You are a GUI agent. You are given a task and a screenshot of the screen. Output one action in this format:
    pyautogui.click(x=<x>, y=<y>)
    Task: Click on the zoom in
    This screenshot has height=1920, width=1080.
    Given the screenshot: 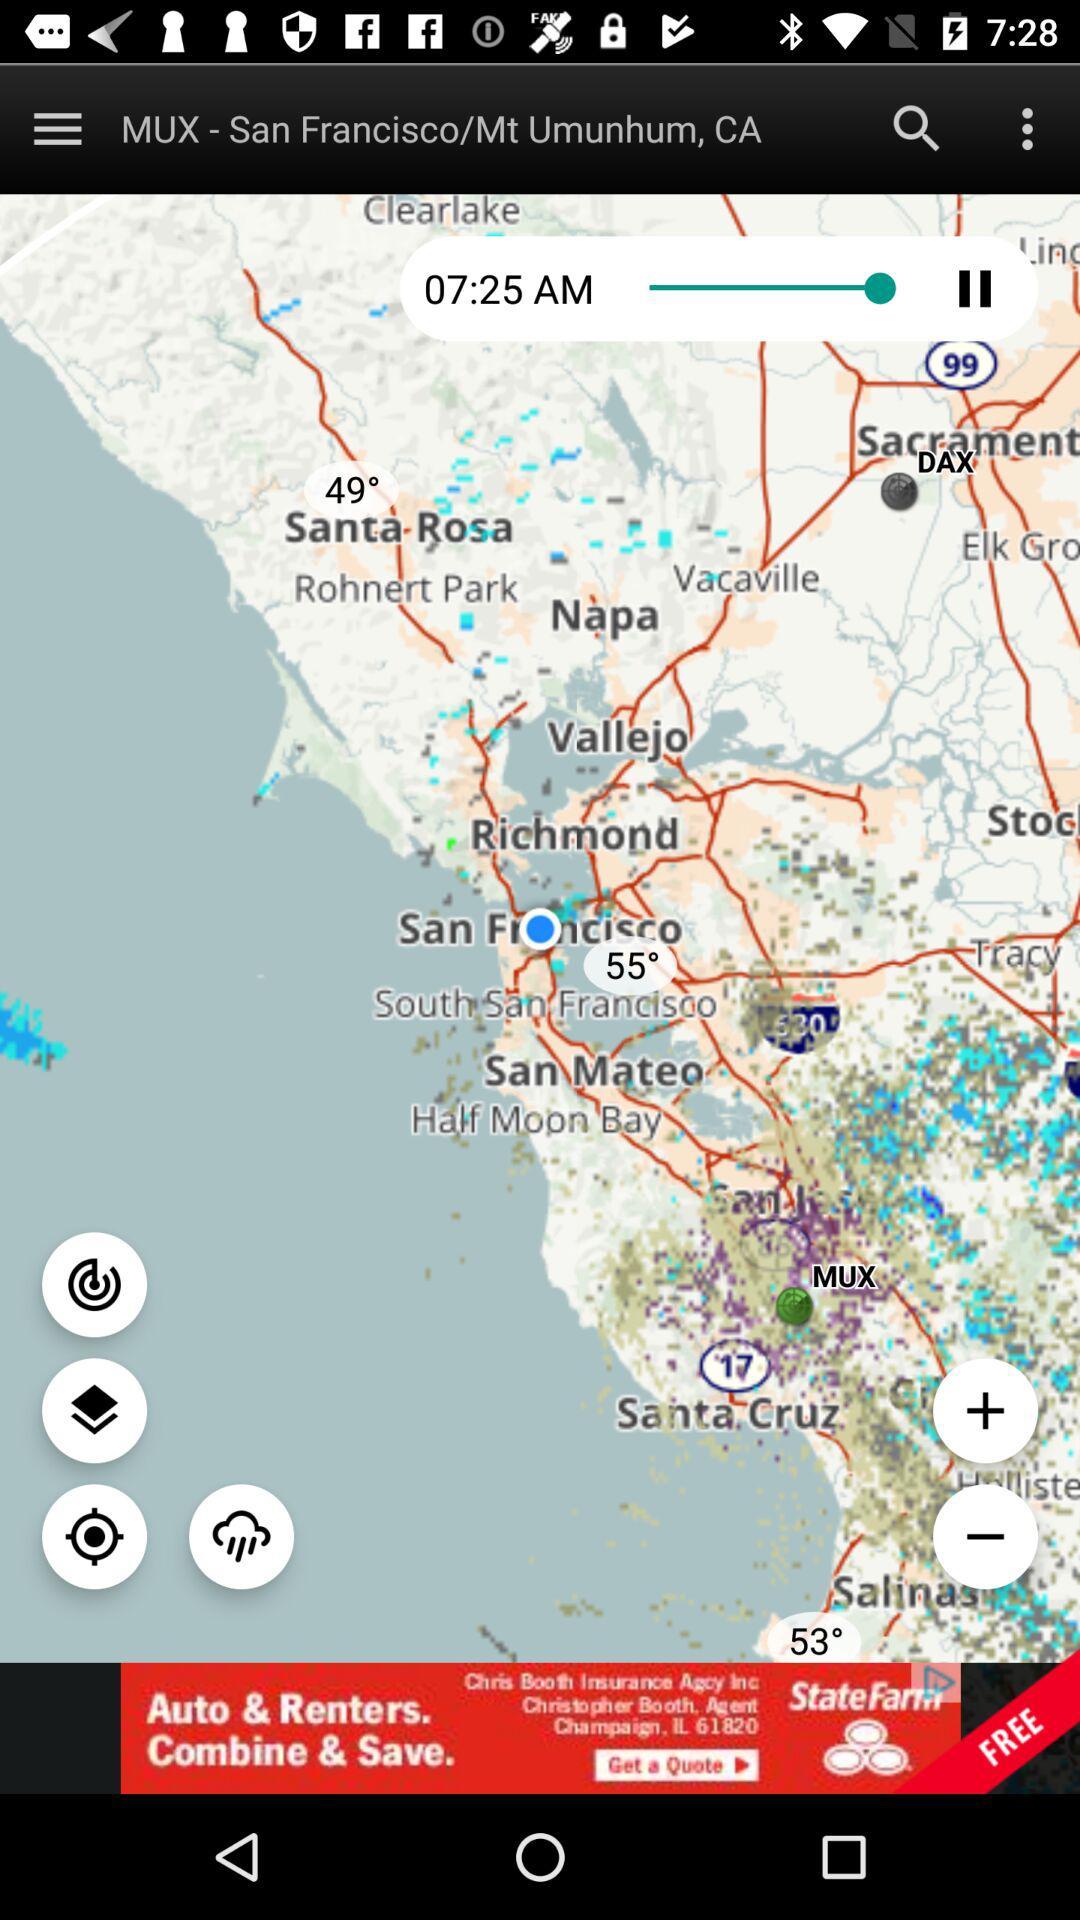 What is the action you would take?
    pyautogui.click(x=984, y=1409)
    